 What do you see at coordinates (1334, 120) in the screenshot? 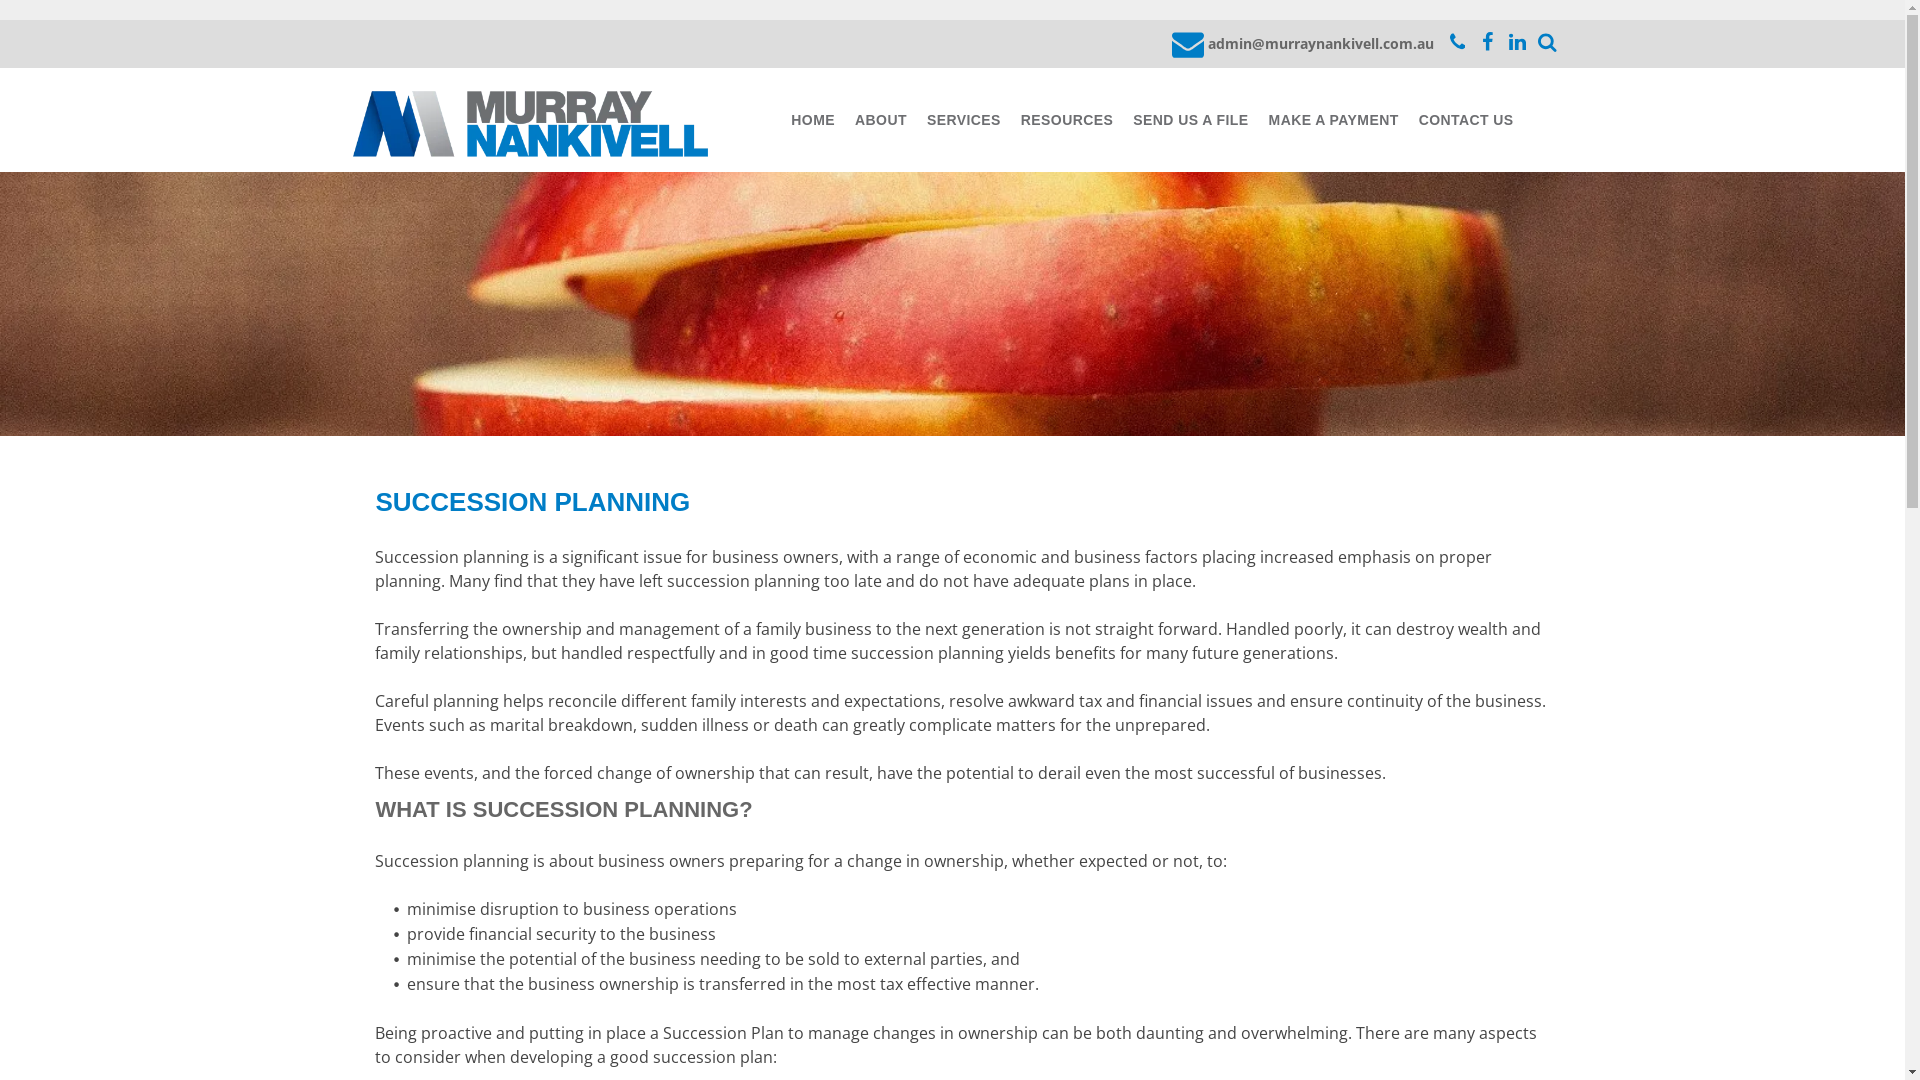
I see `'MAKE A PAYMENT'` at bounding box center [1334, 120].